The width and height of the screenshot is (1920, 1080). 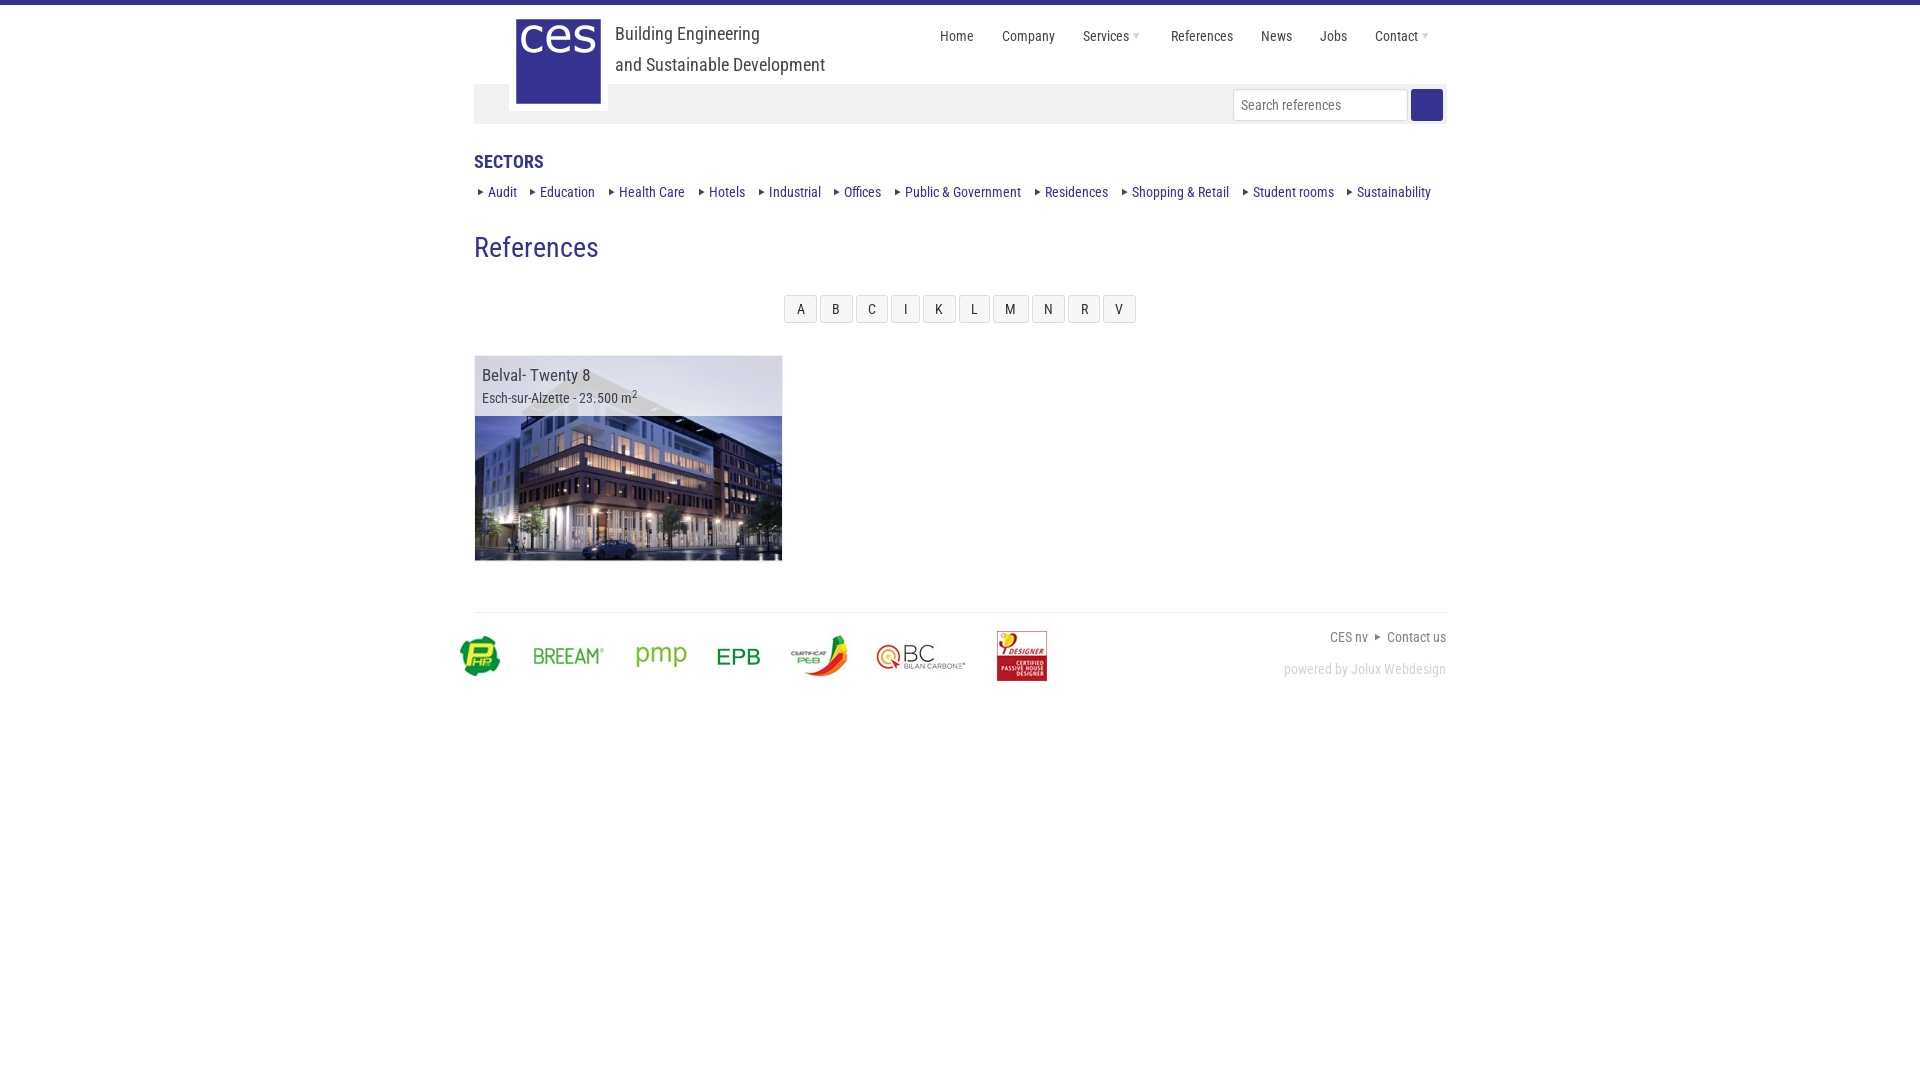 What do you see at coordinates (1363, 668) in the screenshot?
I see `'powered by Jolux Webdesign'` at bounding box center [1363, 668].